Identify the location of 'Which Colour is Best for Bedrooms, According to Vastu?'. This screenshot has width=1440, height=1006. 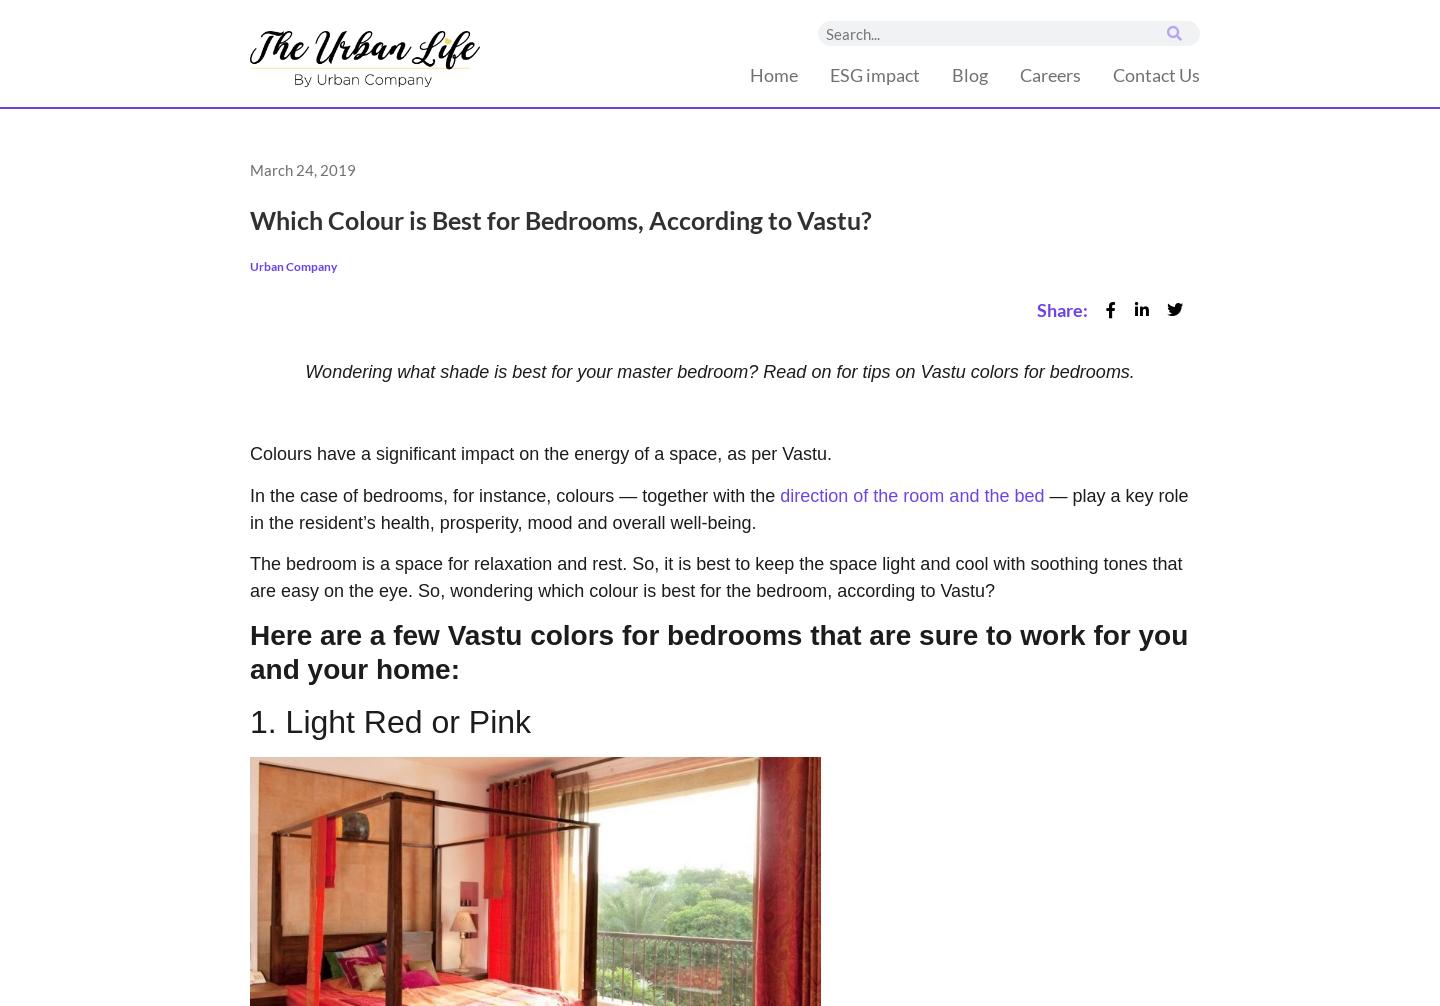
(248, 219).